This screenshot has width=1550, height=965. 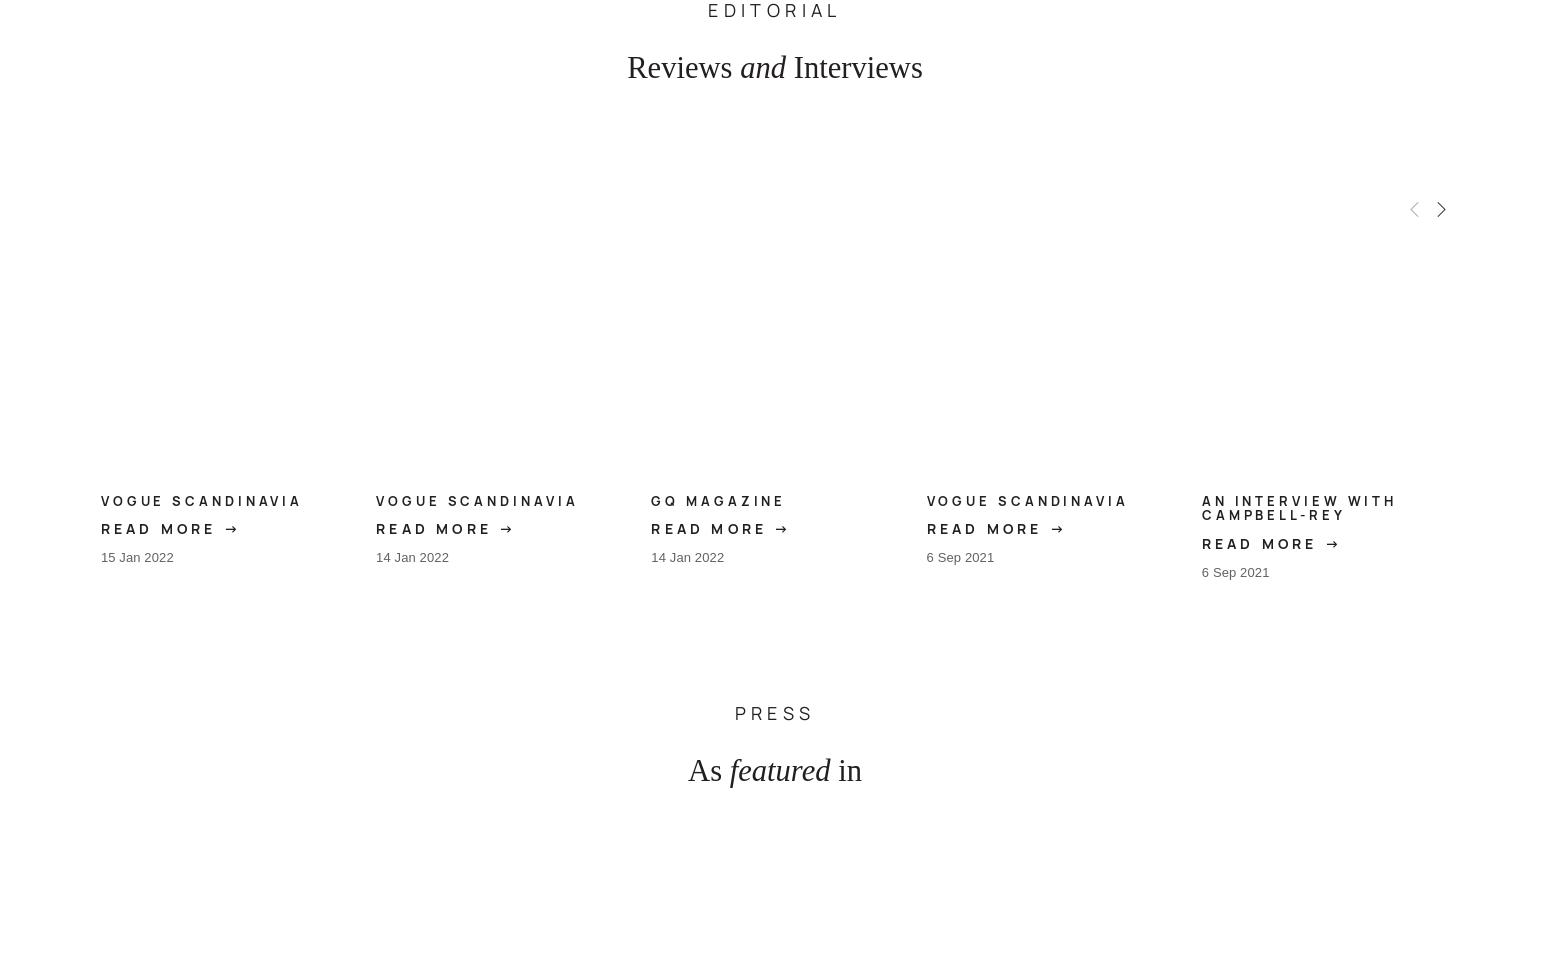 What do you see at coordinates (1298, 507) in the screenshot?
I see `'An Interview with Campbell-Rey'` at bounding box center [1298, 507].